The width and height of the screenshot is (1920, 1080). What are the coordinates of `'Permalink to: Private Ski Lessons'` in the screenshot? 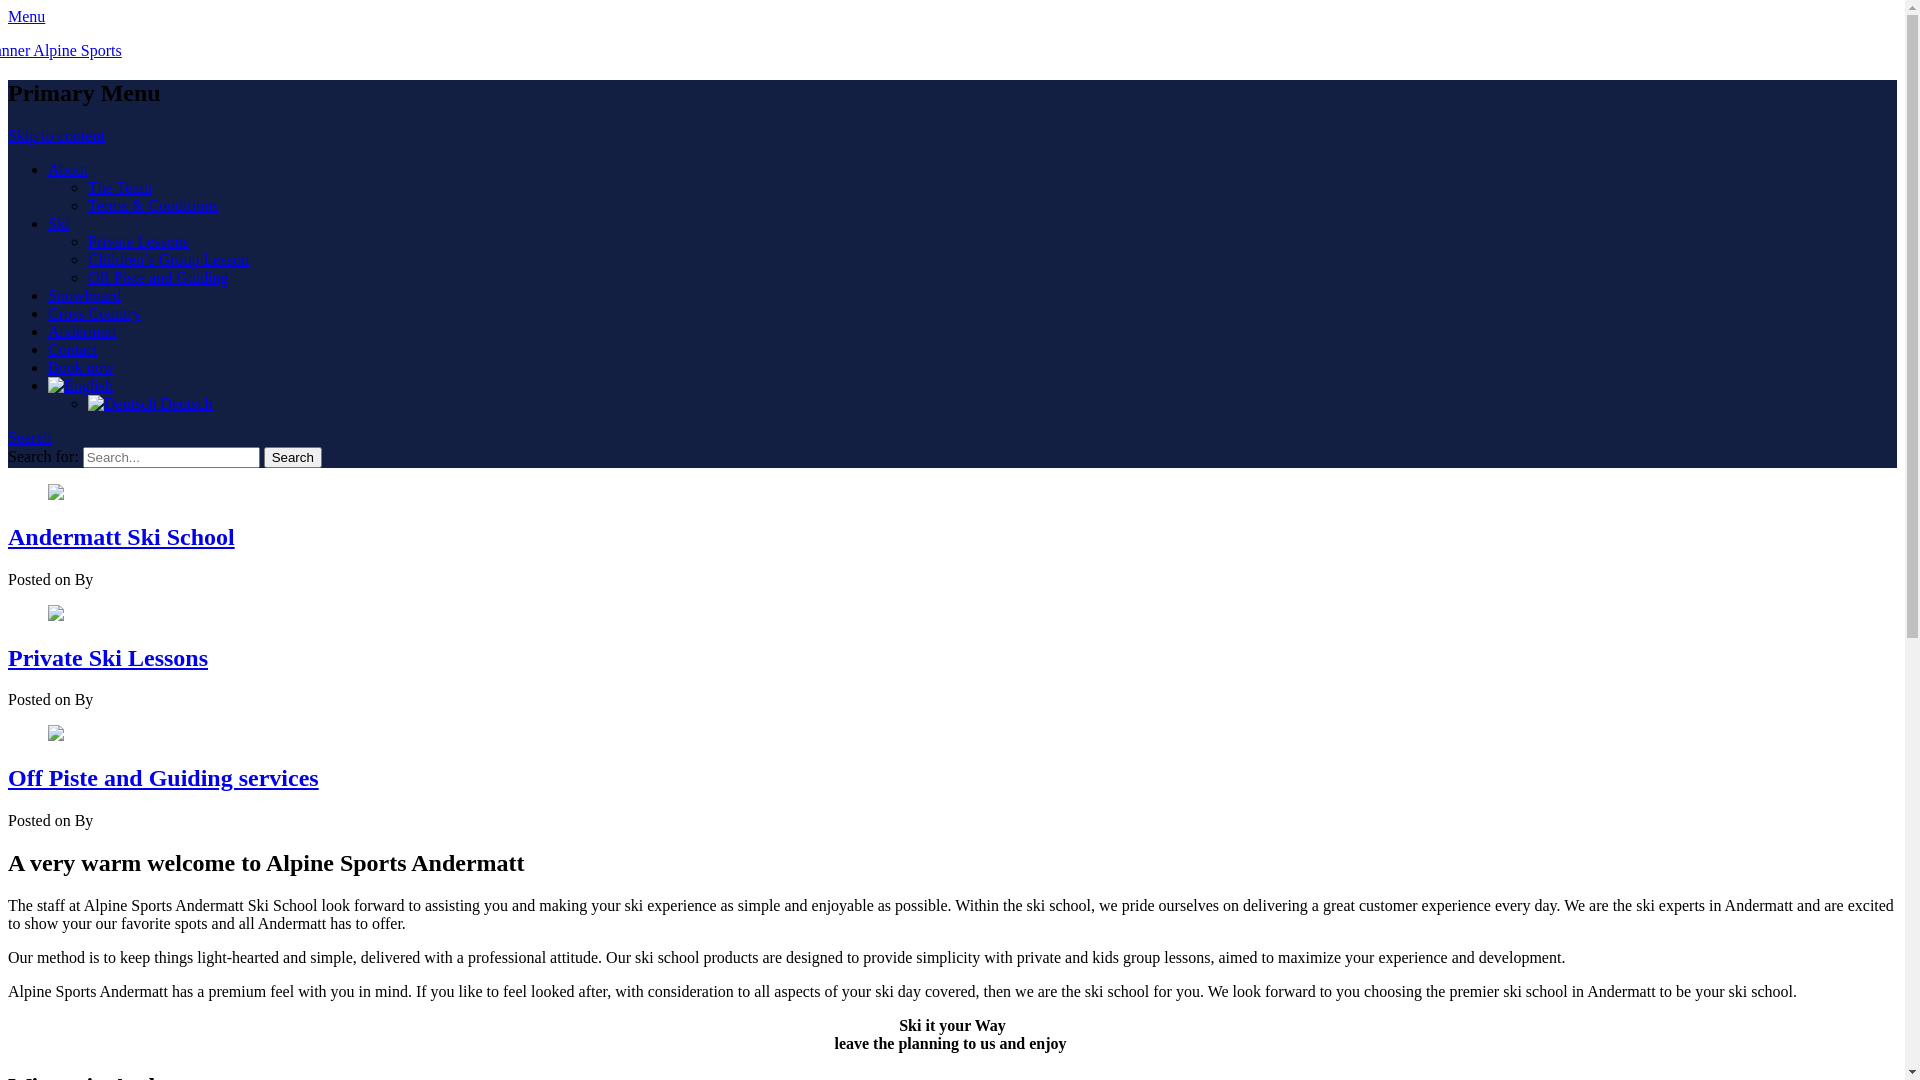 It's located at (56, 614).